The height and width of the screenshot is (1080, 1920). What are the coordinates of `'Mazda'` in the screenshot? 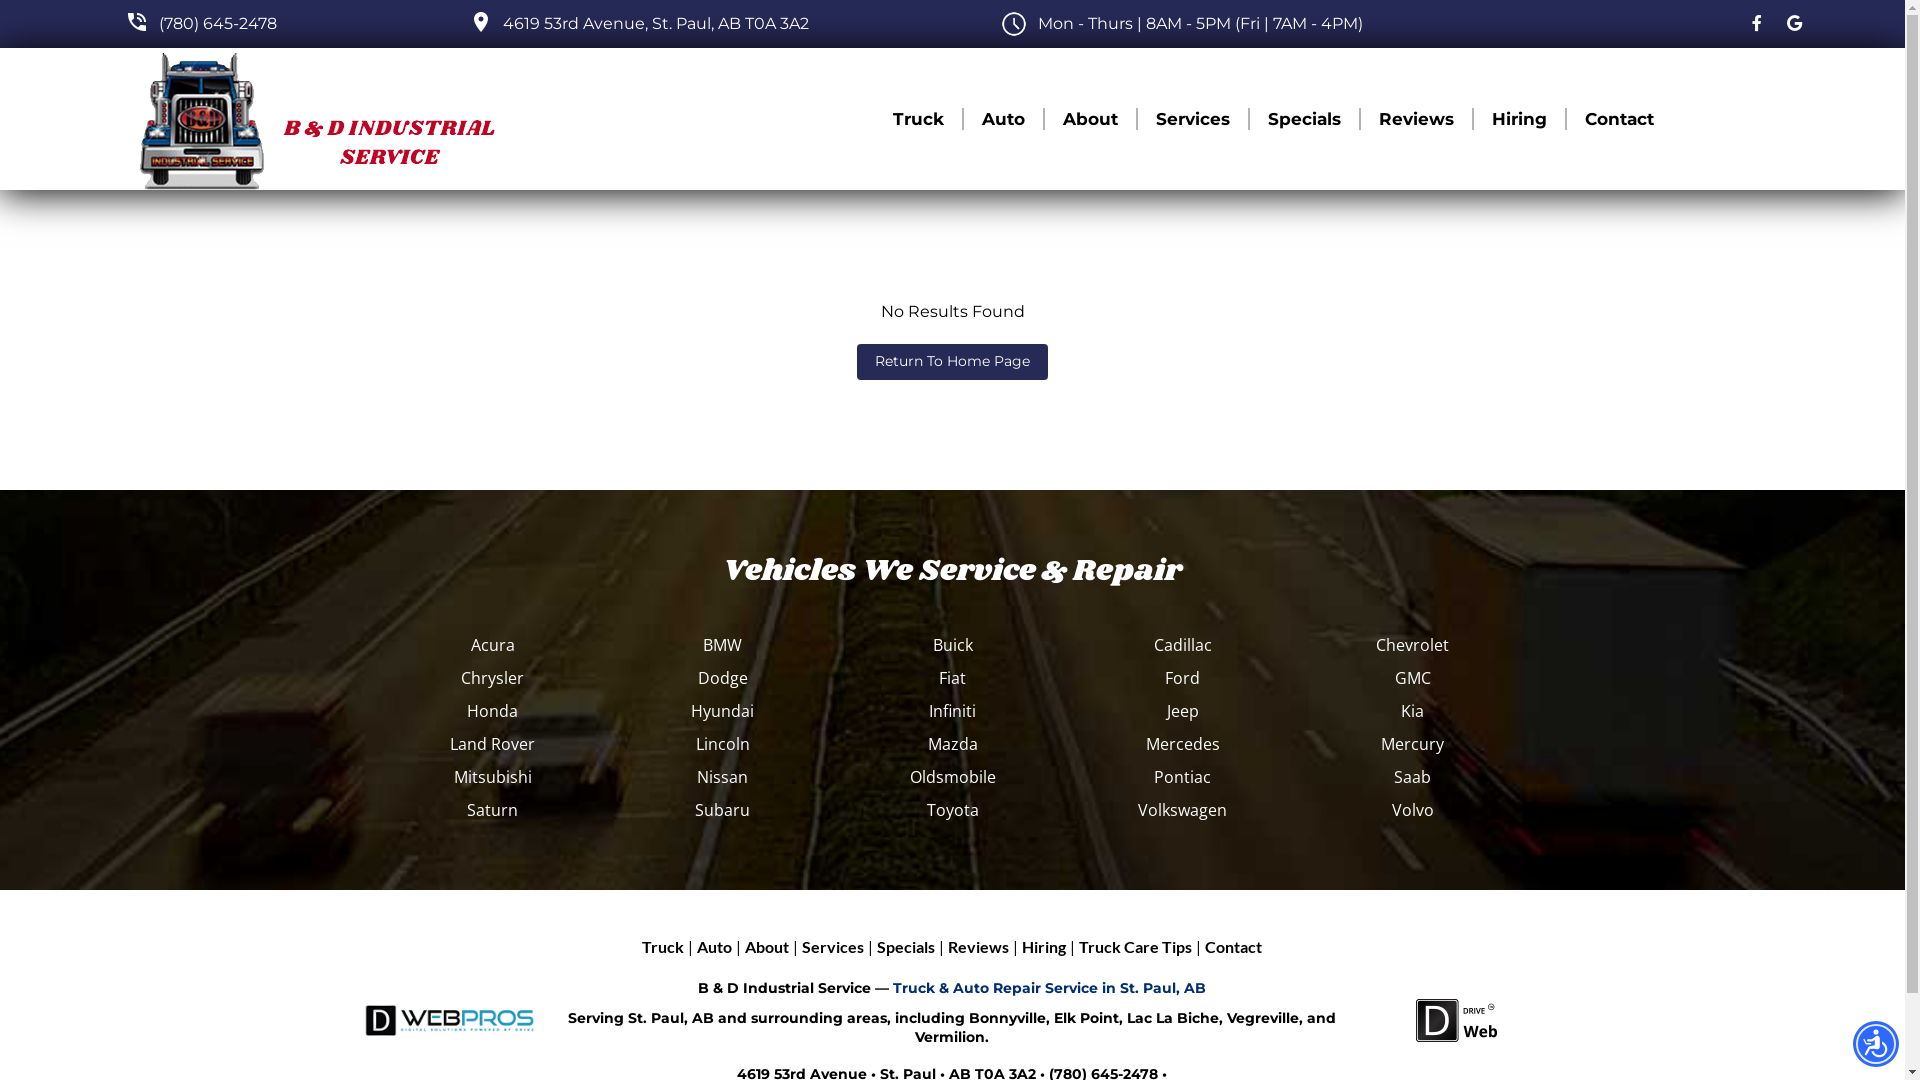 It's located at (952, 744).